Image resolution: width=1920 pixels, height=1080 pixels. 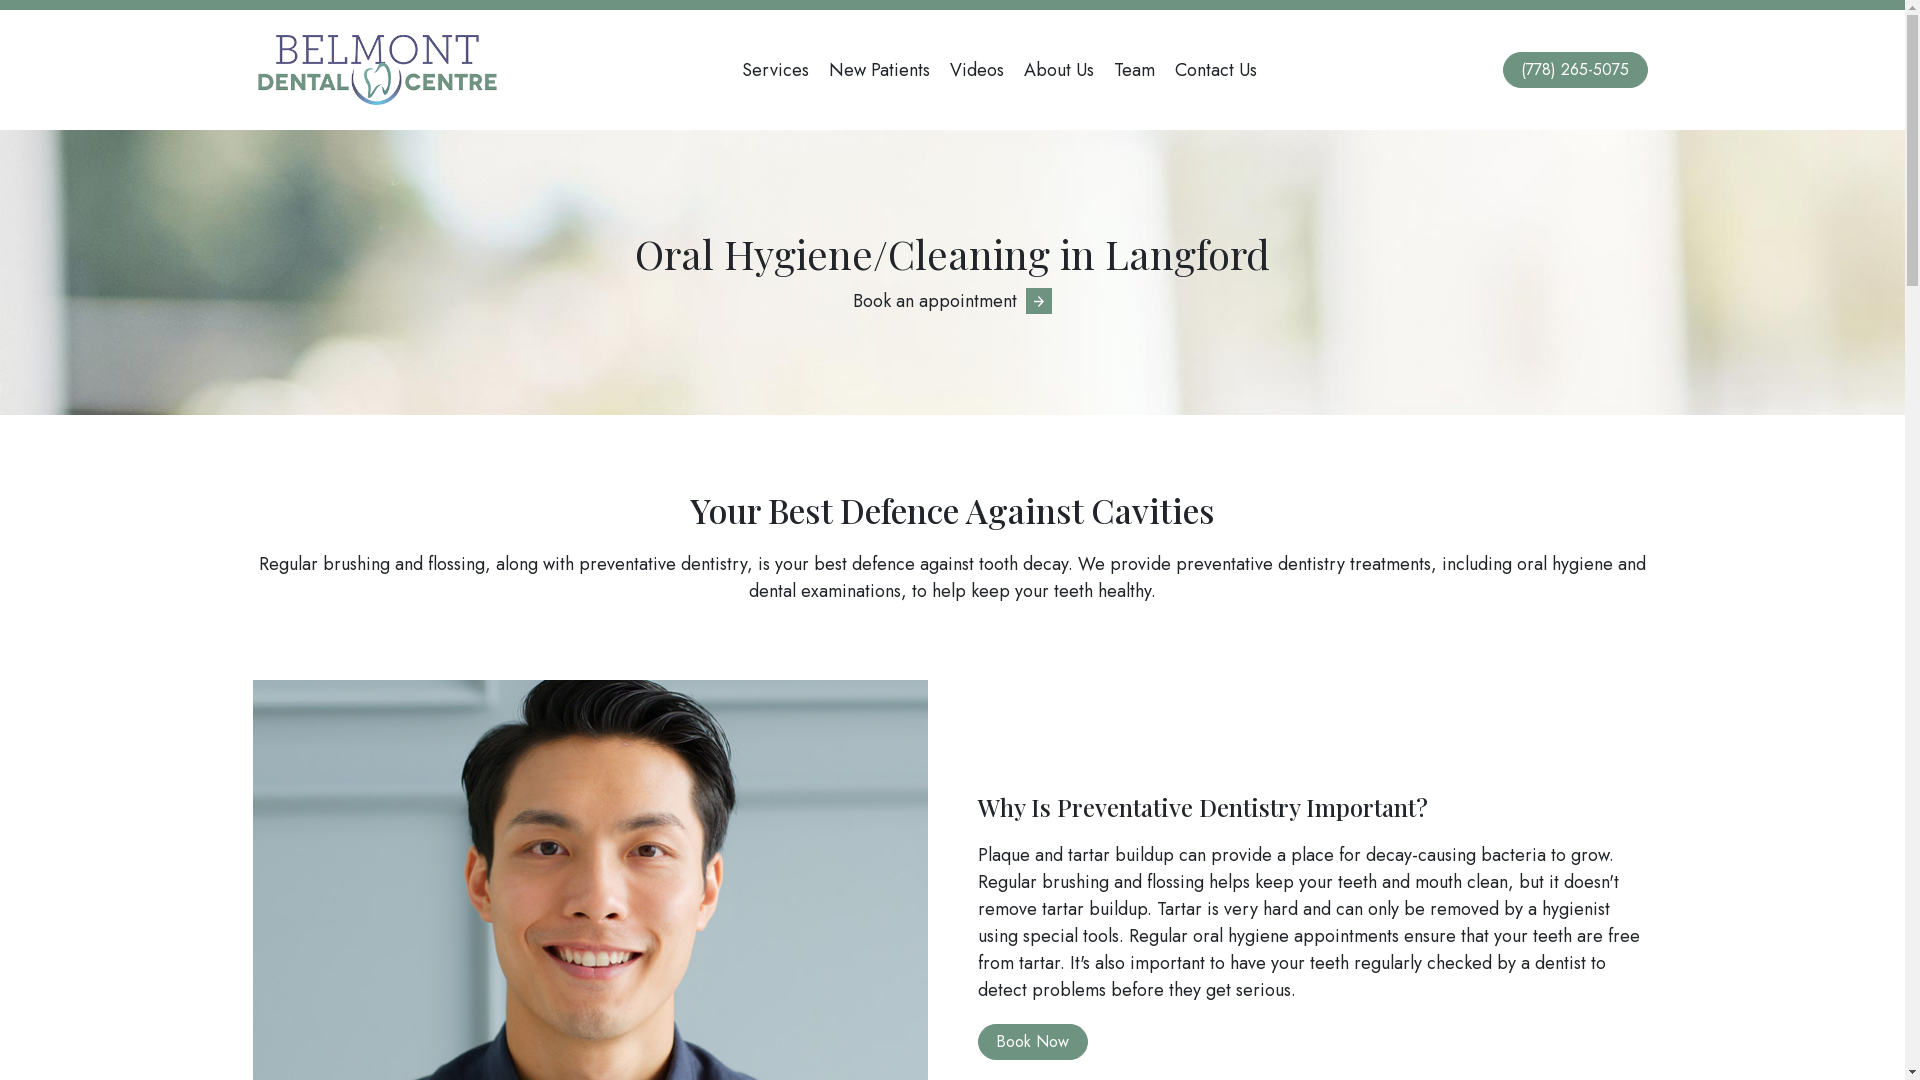 I want to click on 'Team', so click(x=1103, y=69).